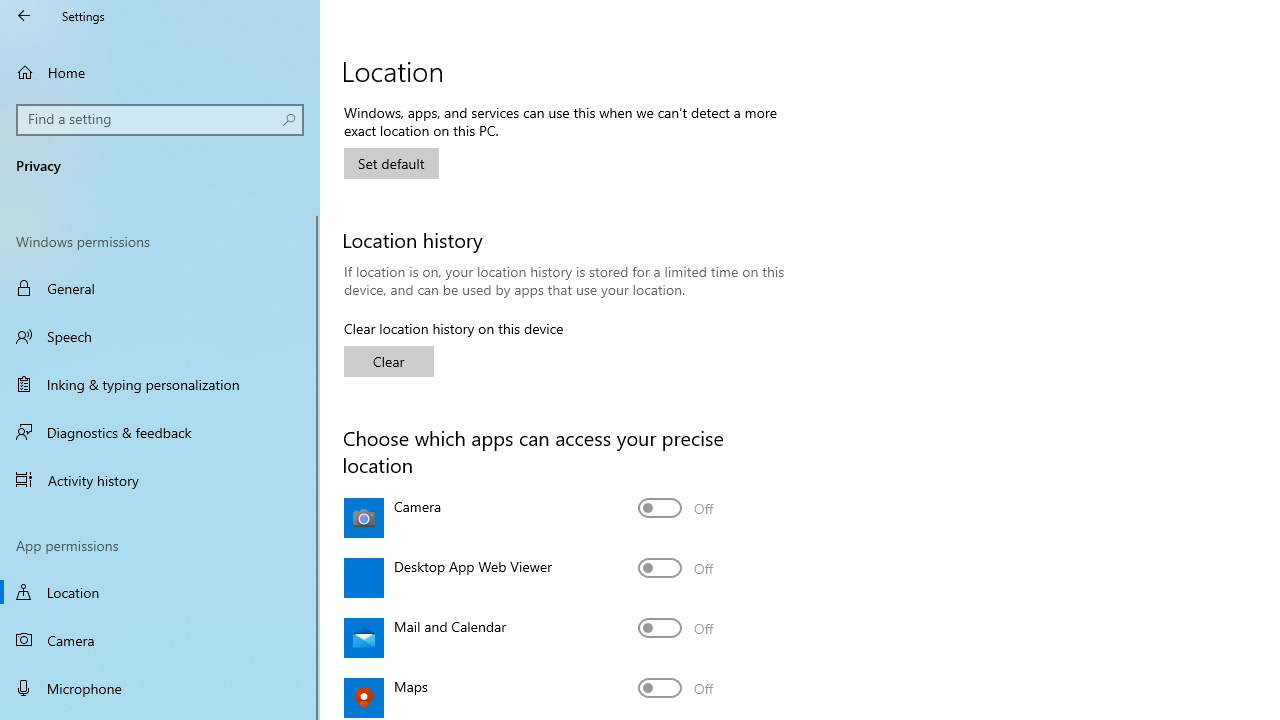  I want to click on 'Home', so click(160, 71).